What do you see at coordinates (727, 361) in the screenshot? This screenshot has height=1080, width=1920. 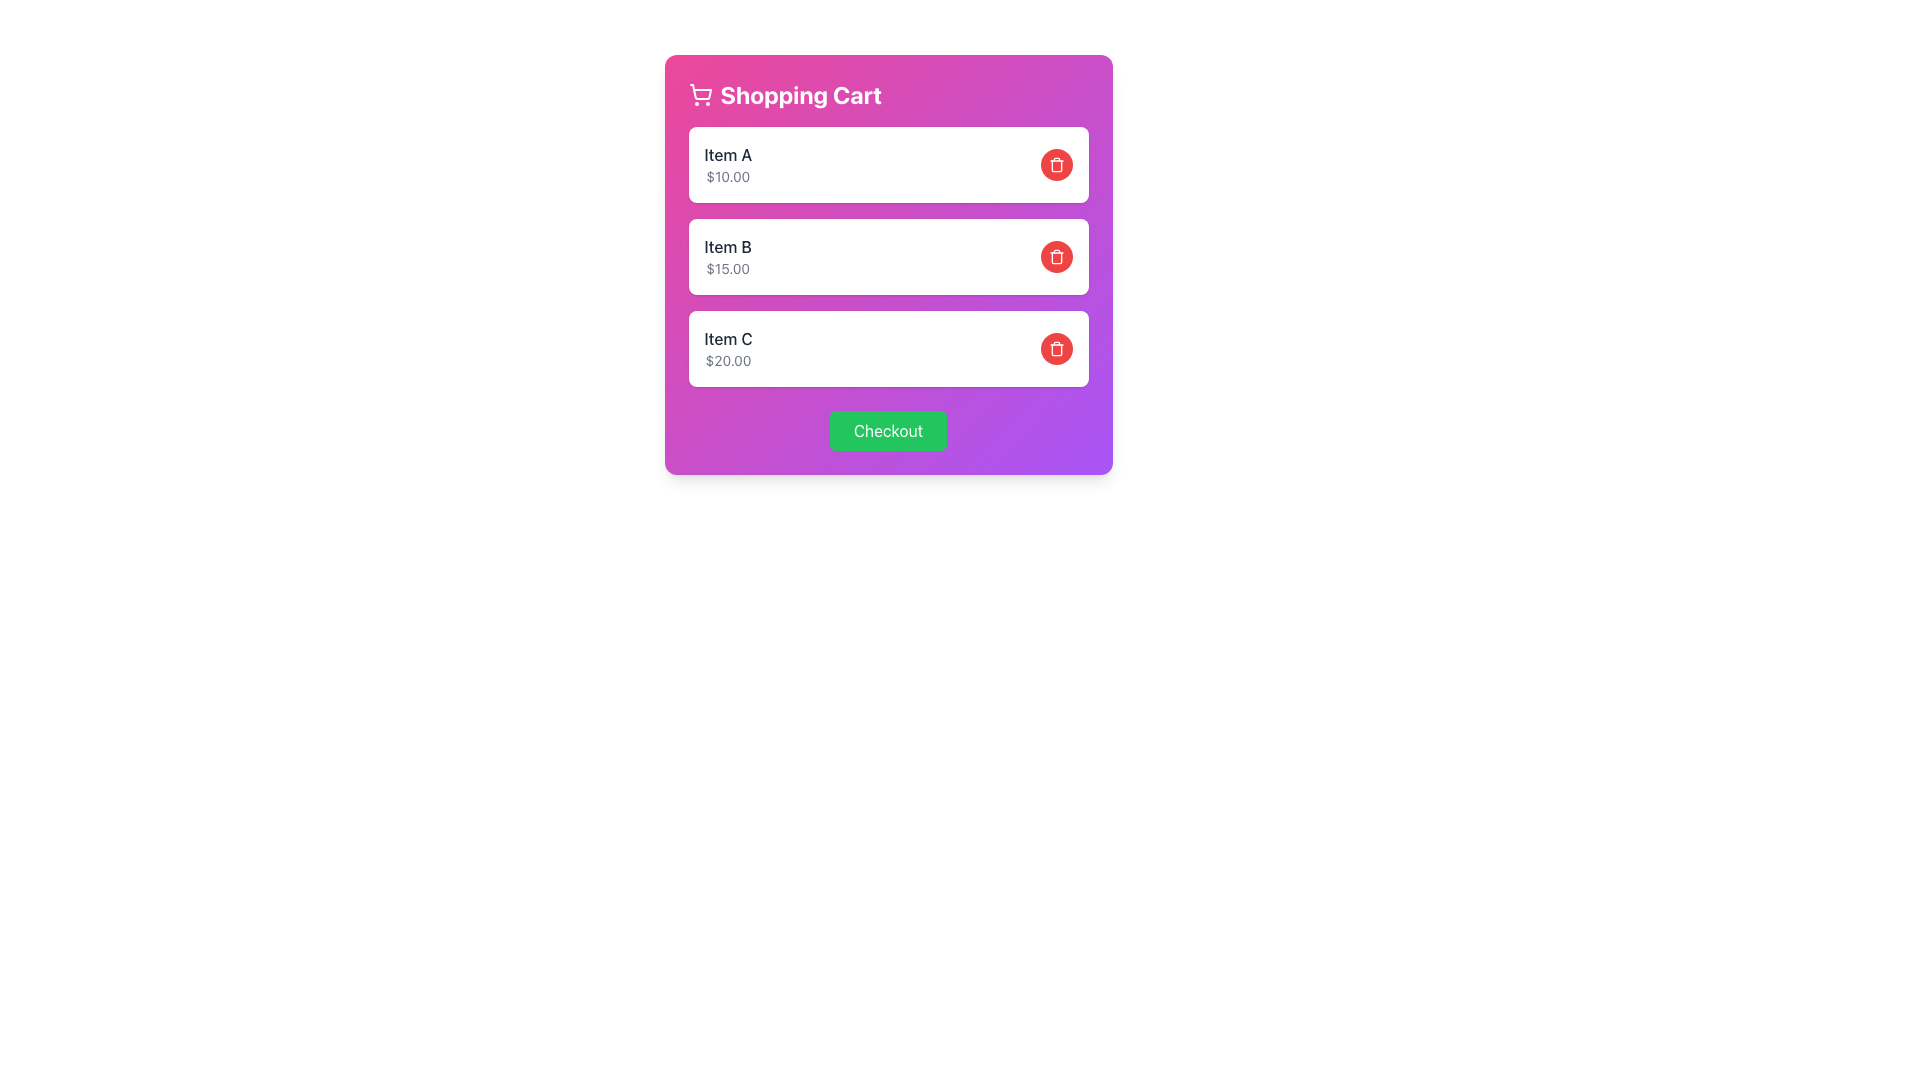 I see `the static text label displaying the price of 'Item C' in the shopping cart, located below the 'Item C' label and to the left of the trash icon button` at bounding box center [727, 361].